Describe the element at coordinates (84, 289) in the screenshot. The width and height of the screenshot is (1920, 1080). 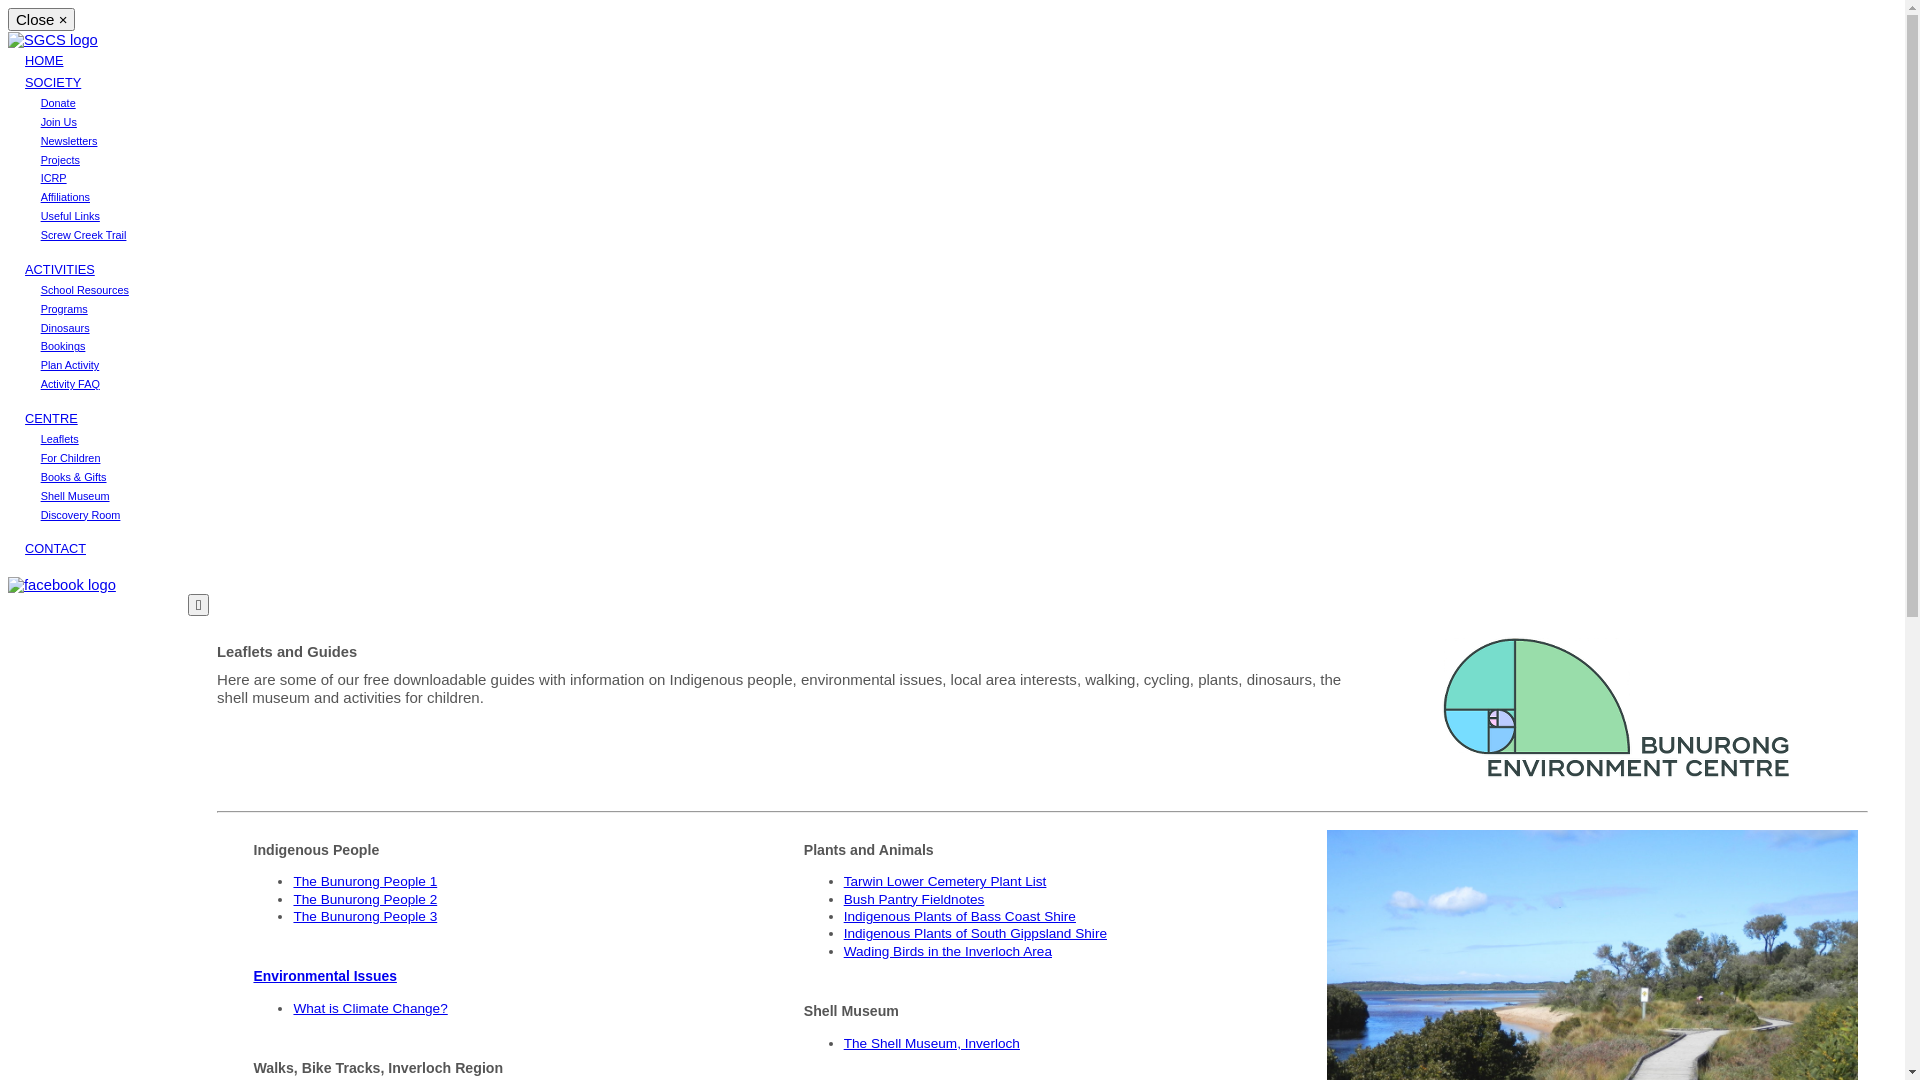
I see `'School Resources'` at that location.